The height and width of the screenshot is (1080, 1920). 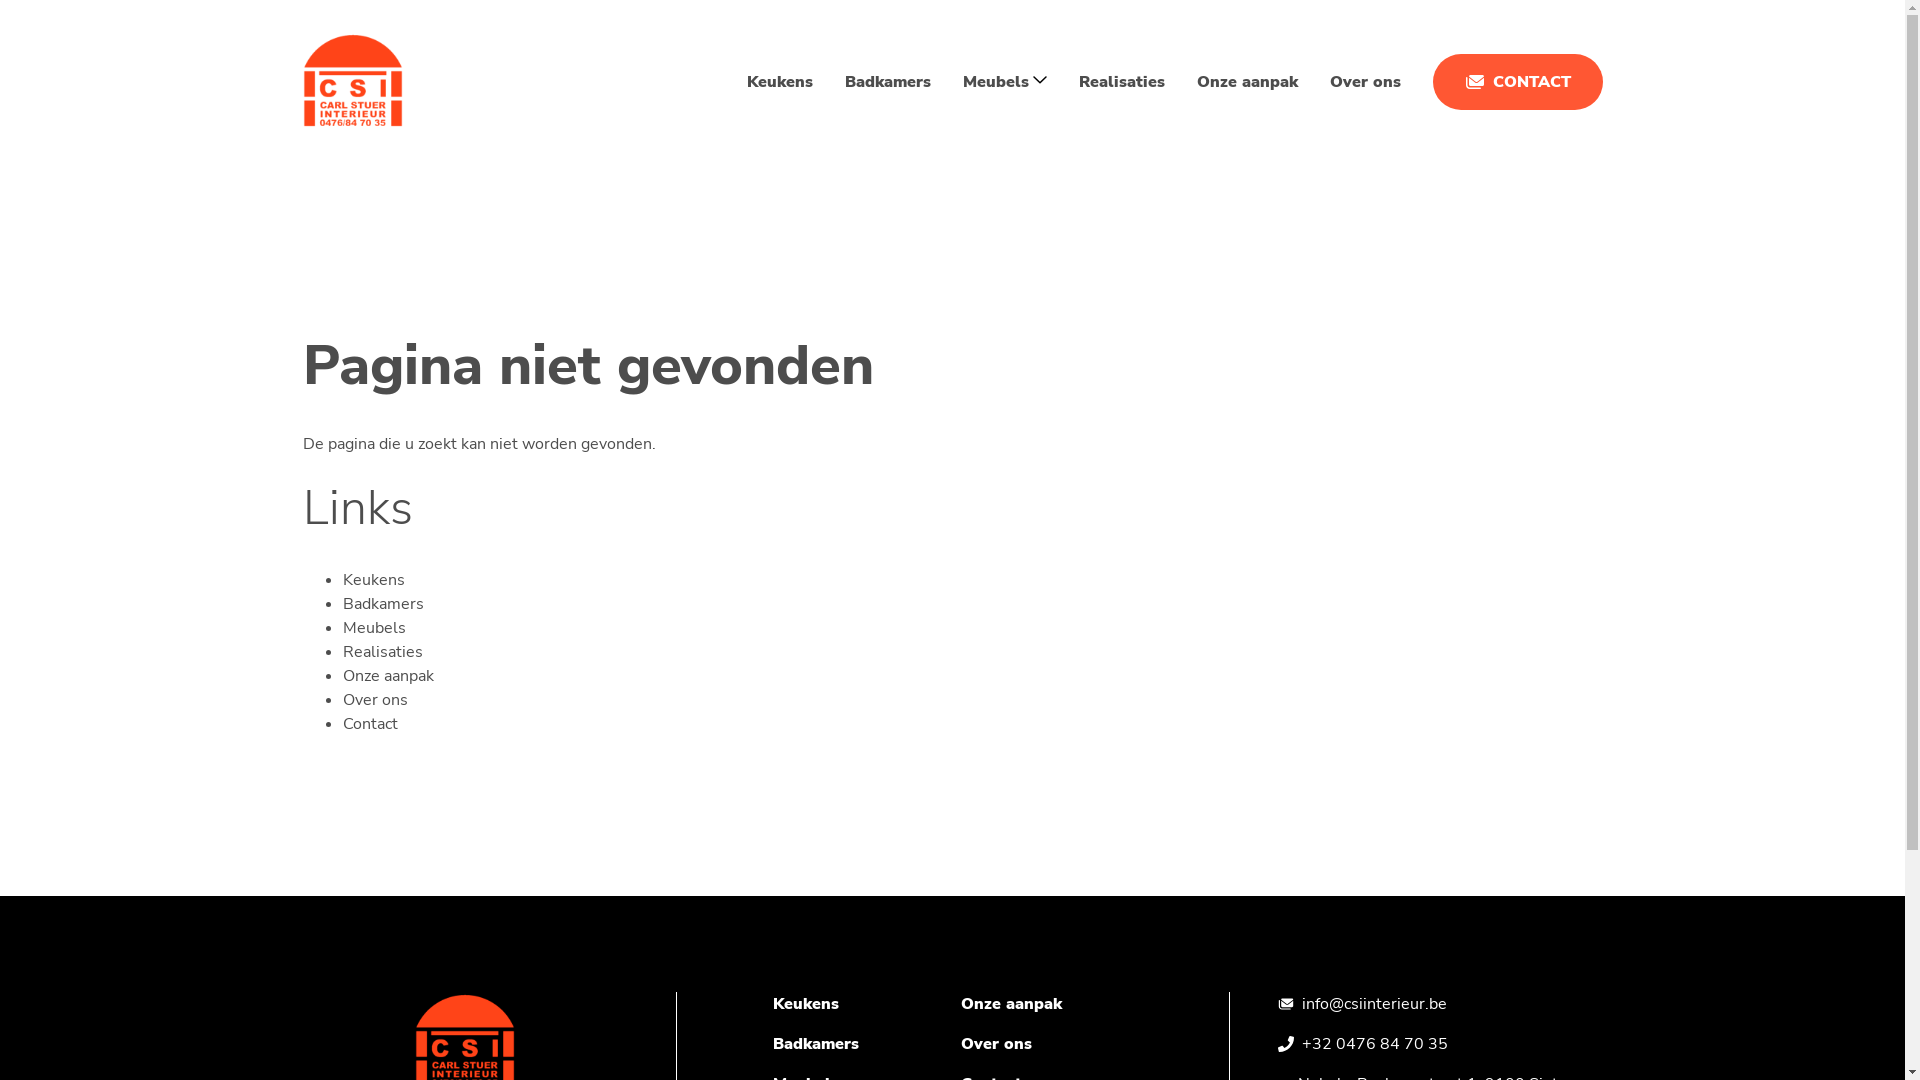 What do you see at coordinates (341, 627) in the screenshot?
I see `'Meubels'` at bounding box center [341, 627].